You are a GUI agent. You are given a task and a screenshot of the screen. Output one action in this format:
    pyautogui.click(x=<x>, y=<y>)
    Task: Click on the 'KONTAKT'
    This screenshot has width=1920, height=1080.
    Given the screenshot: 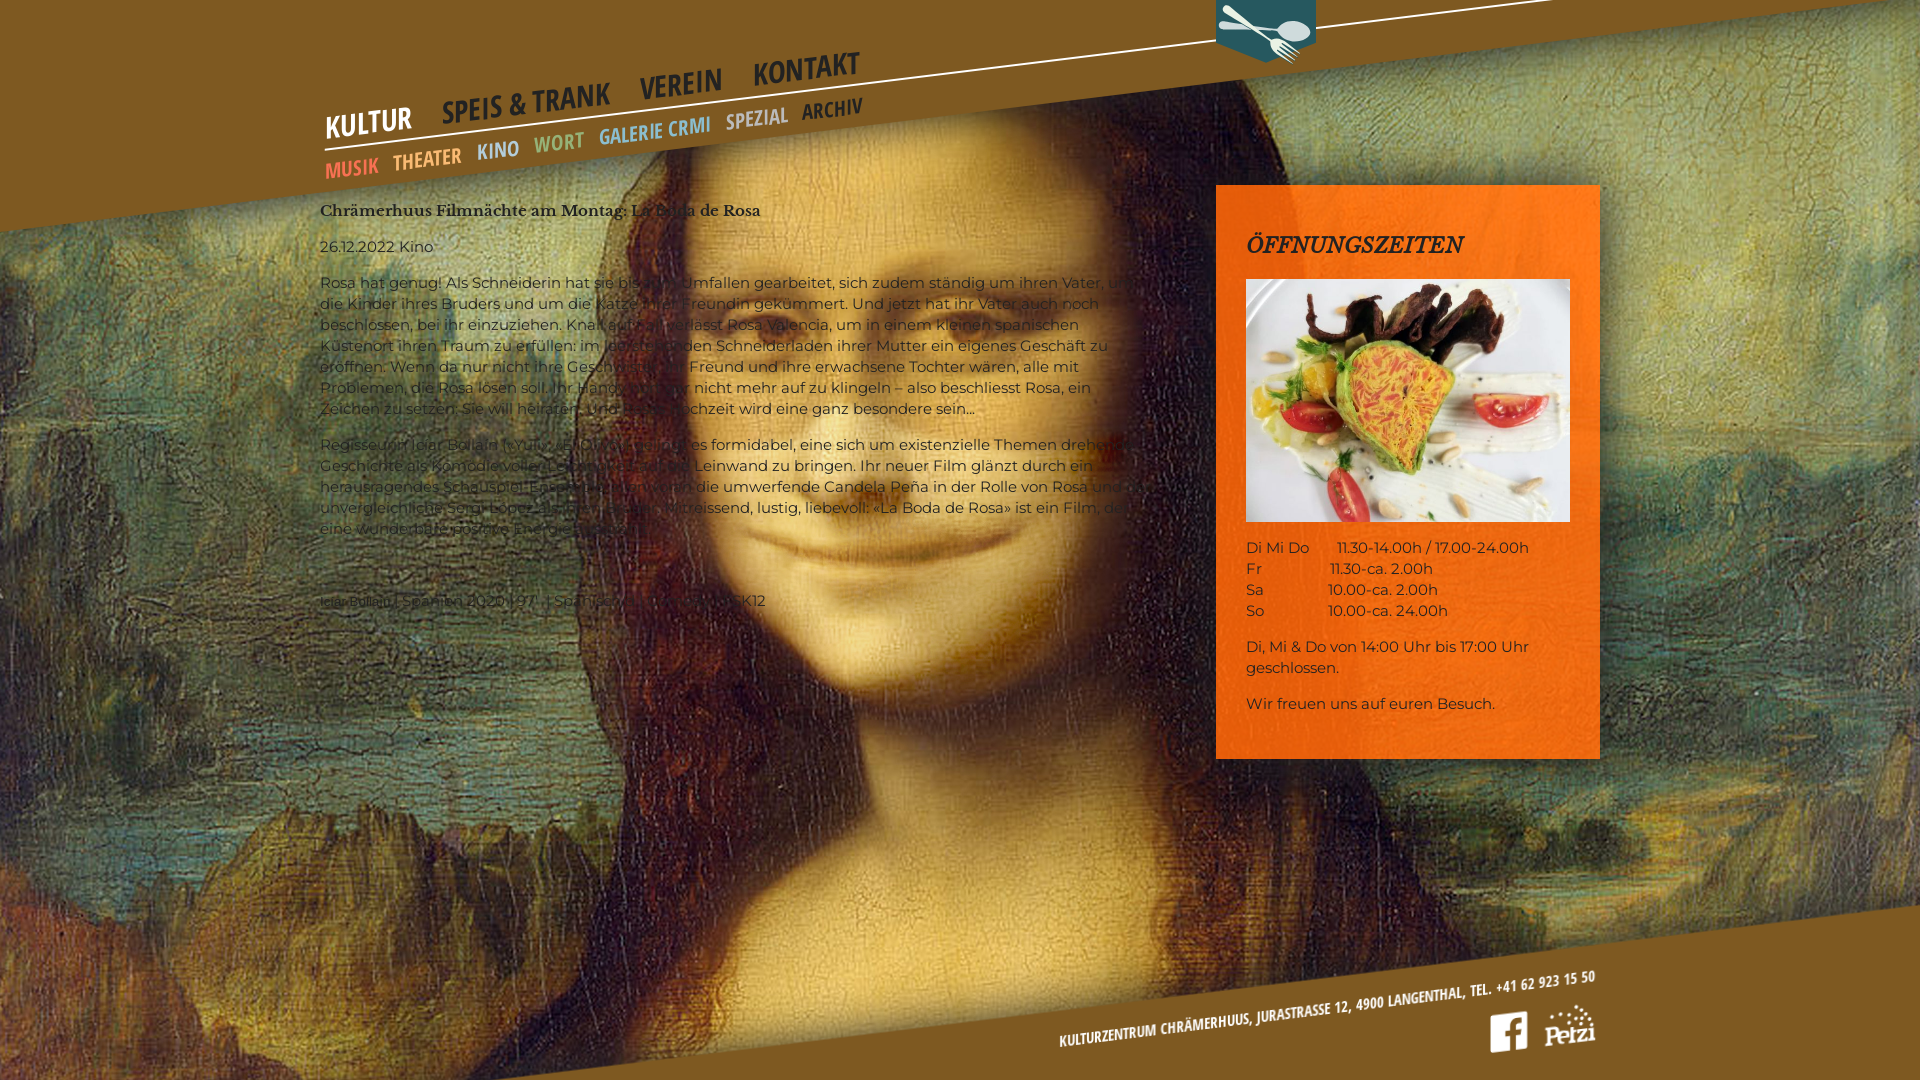 What is the action you would take?
    pyautogui.click(x=806, y=60)
    